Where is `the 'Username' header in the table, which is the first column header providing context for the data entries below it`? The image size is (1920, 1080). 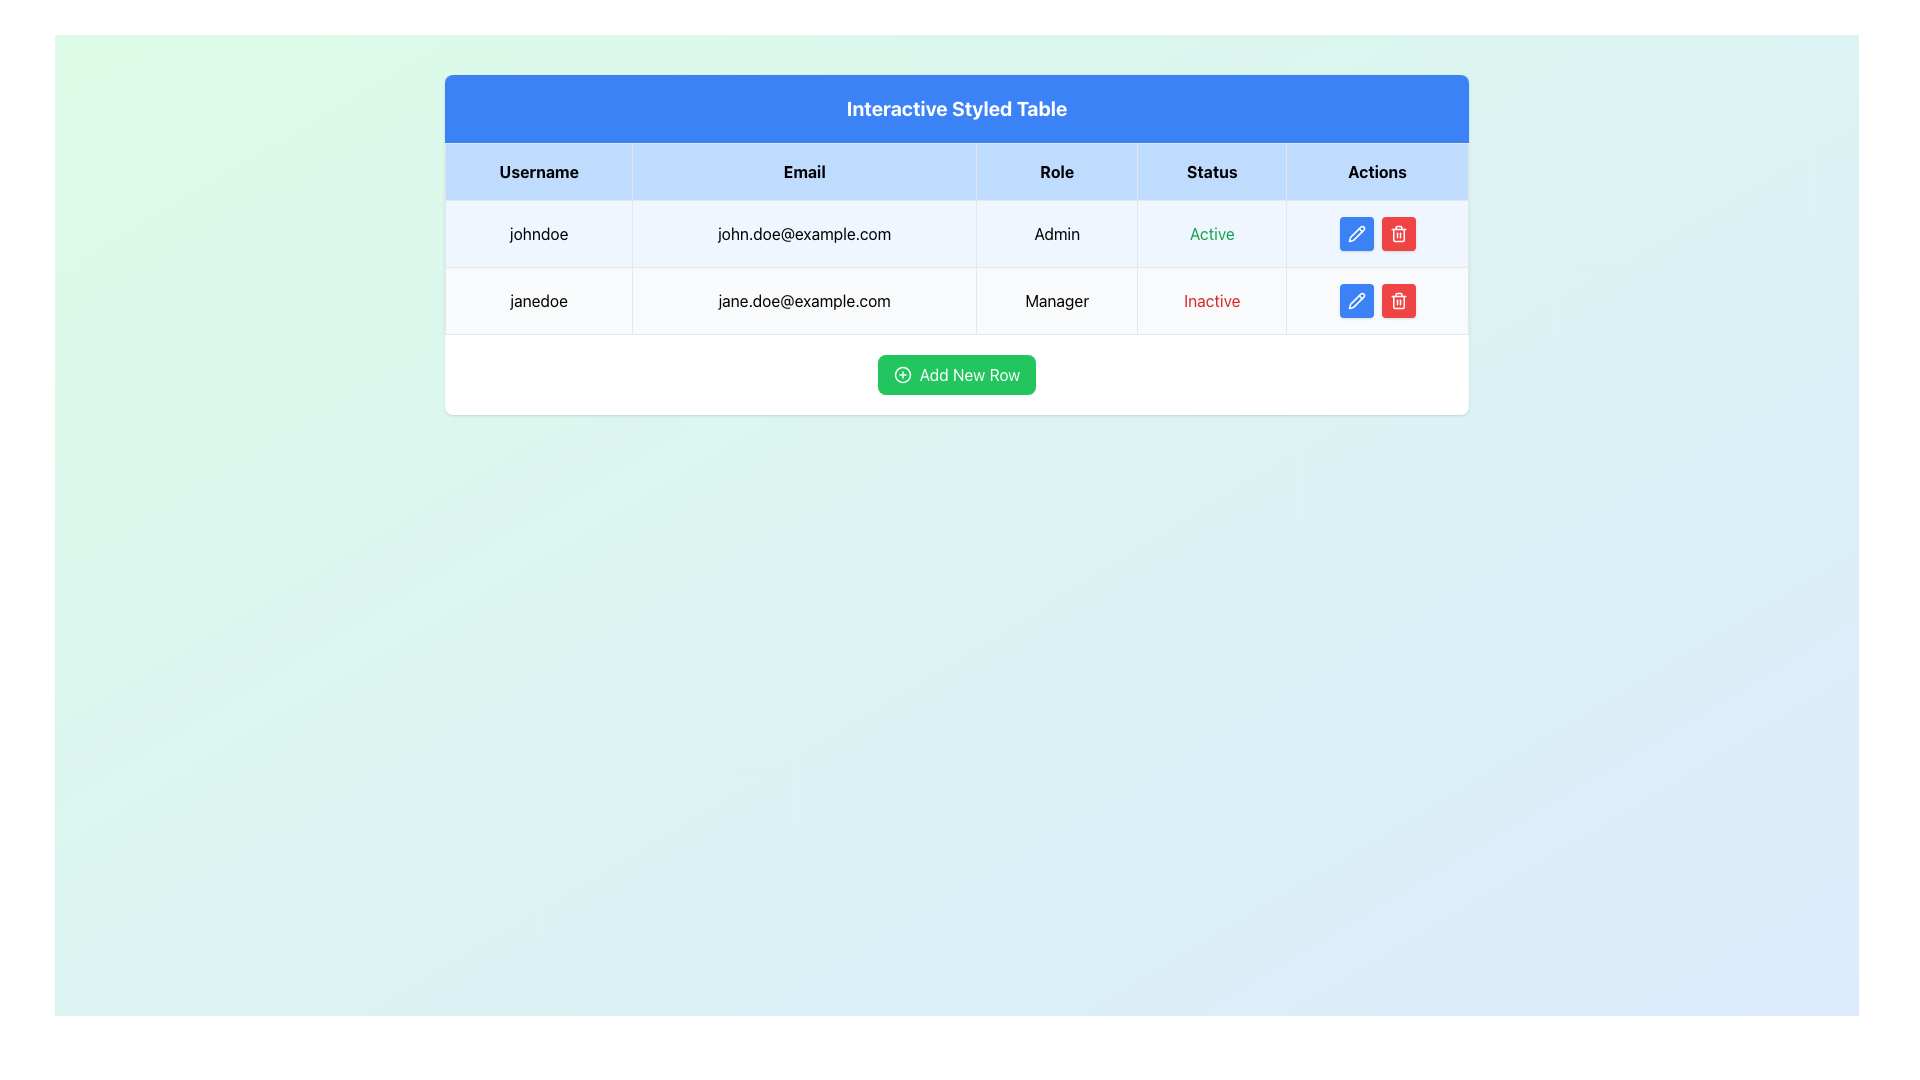 the 'Username' header in the table, which is the first column header providing context for the data entries below it is located at coordinates (539, 171).